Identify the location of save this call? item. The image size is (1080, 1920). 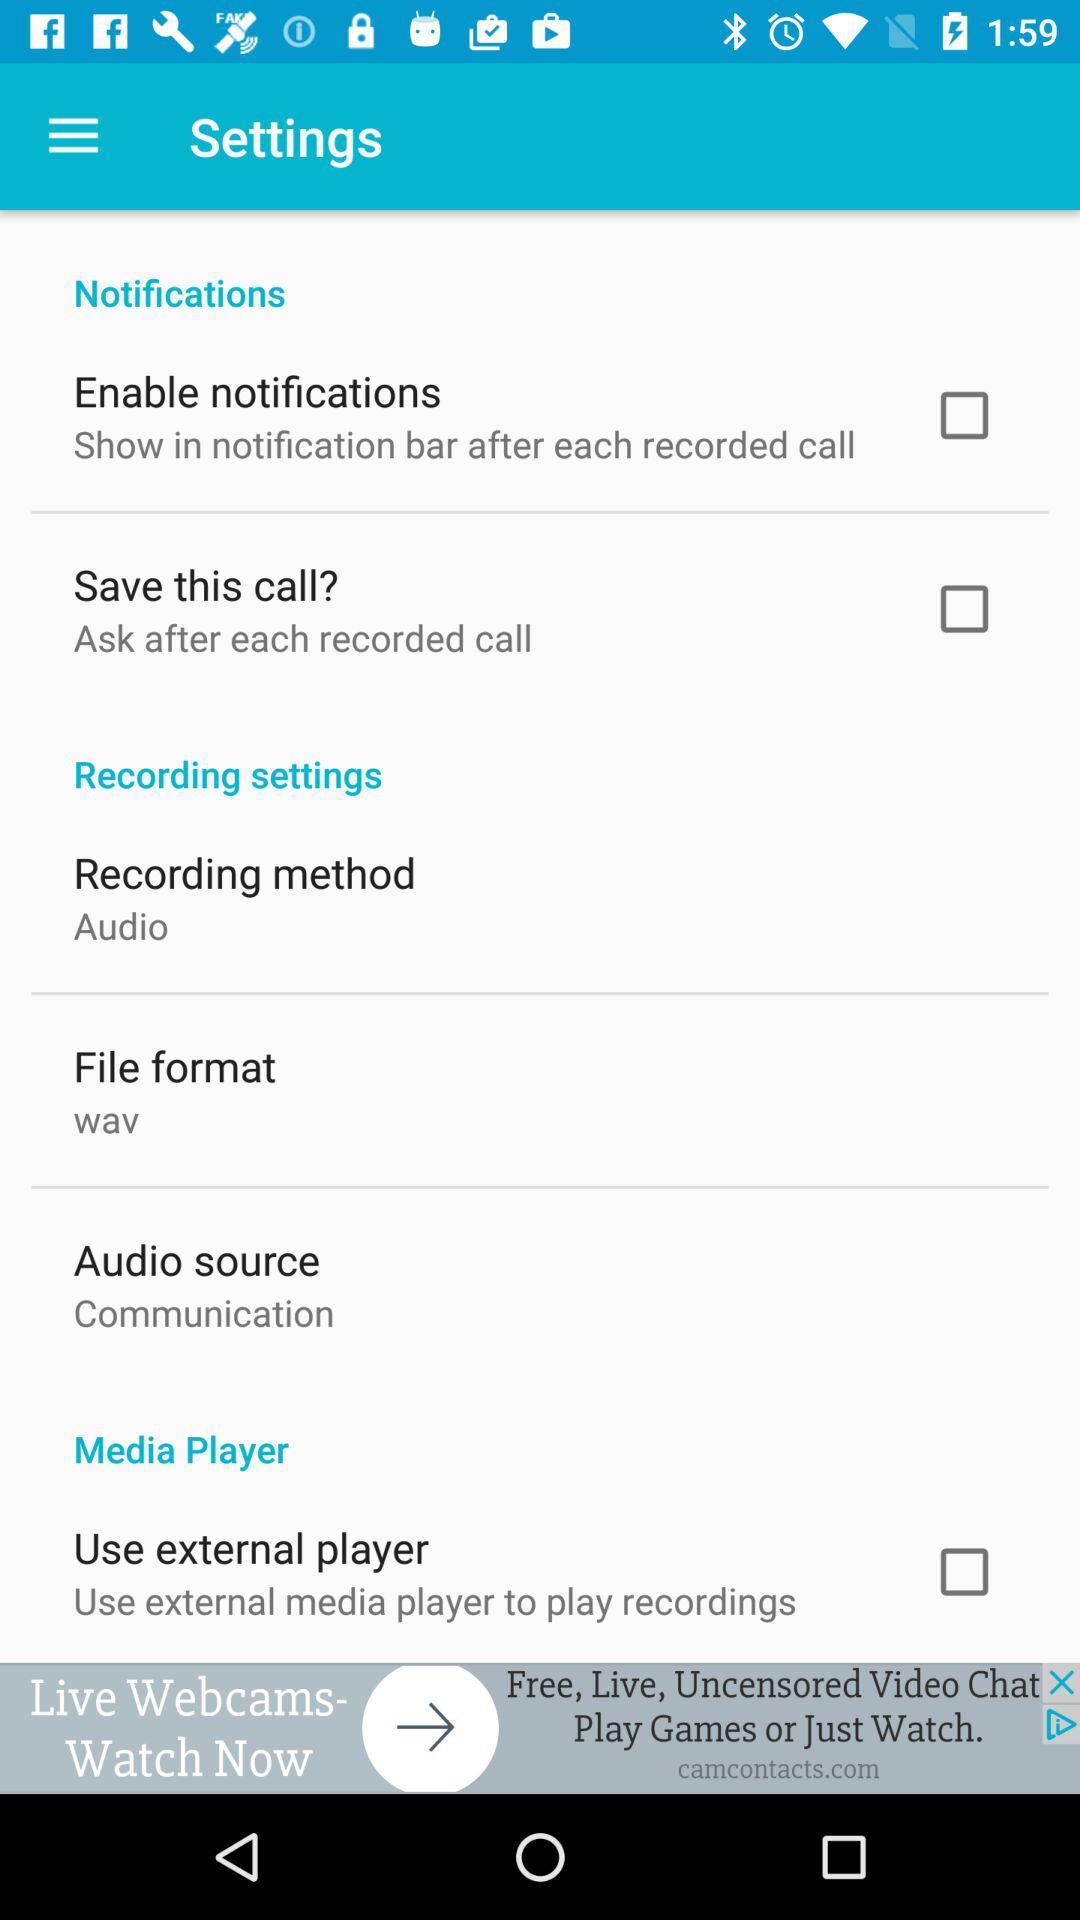
(205, 578).